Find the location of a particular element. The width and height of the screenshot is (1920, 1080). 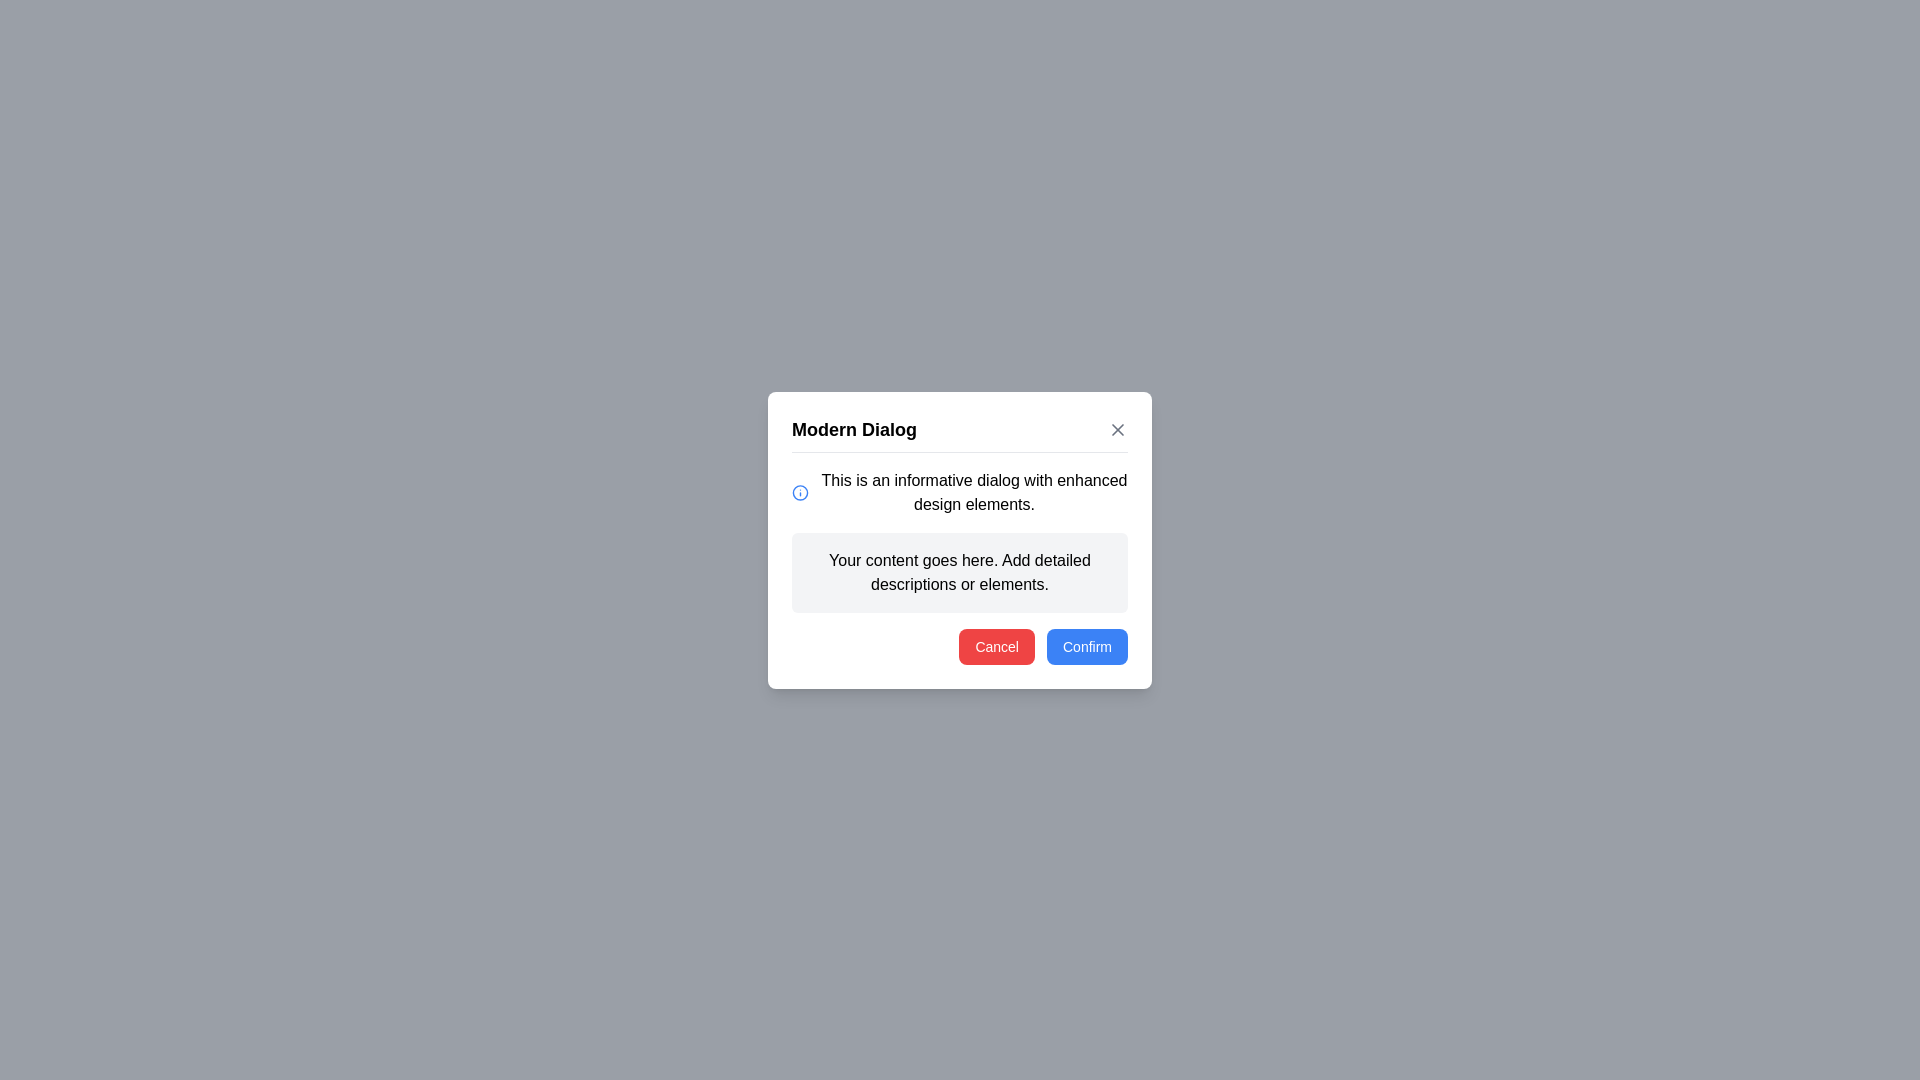

the blue information icon with a circular outline and 'i' symbol, located to the left of the text 'This is an informative dialog with enhanced design elements.' is located at coordinates (800, 492).